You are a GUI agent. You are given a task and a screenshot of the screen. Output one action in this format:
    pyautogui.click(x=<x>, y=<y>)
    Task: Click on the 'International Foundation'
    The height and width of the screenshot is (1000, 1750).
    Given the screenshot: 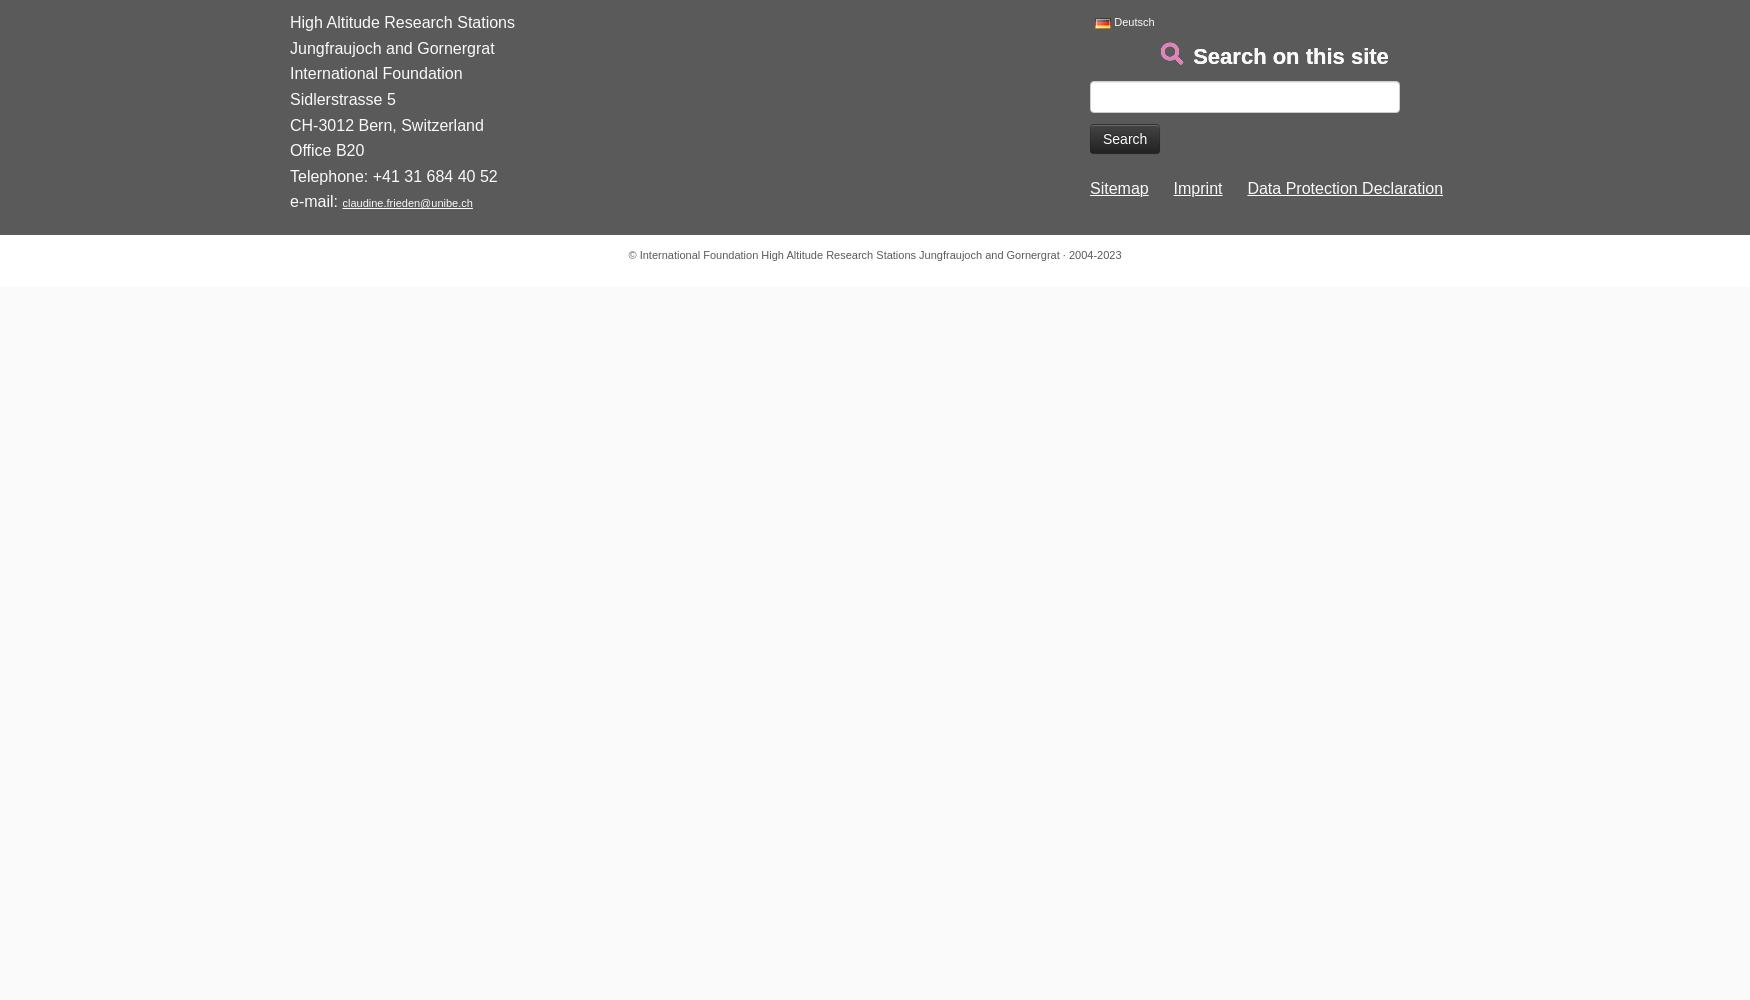 What is the action you would take?
    pyautogui.click(x=375, y=72)
    